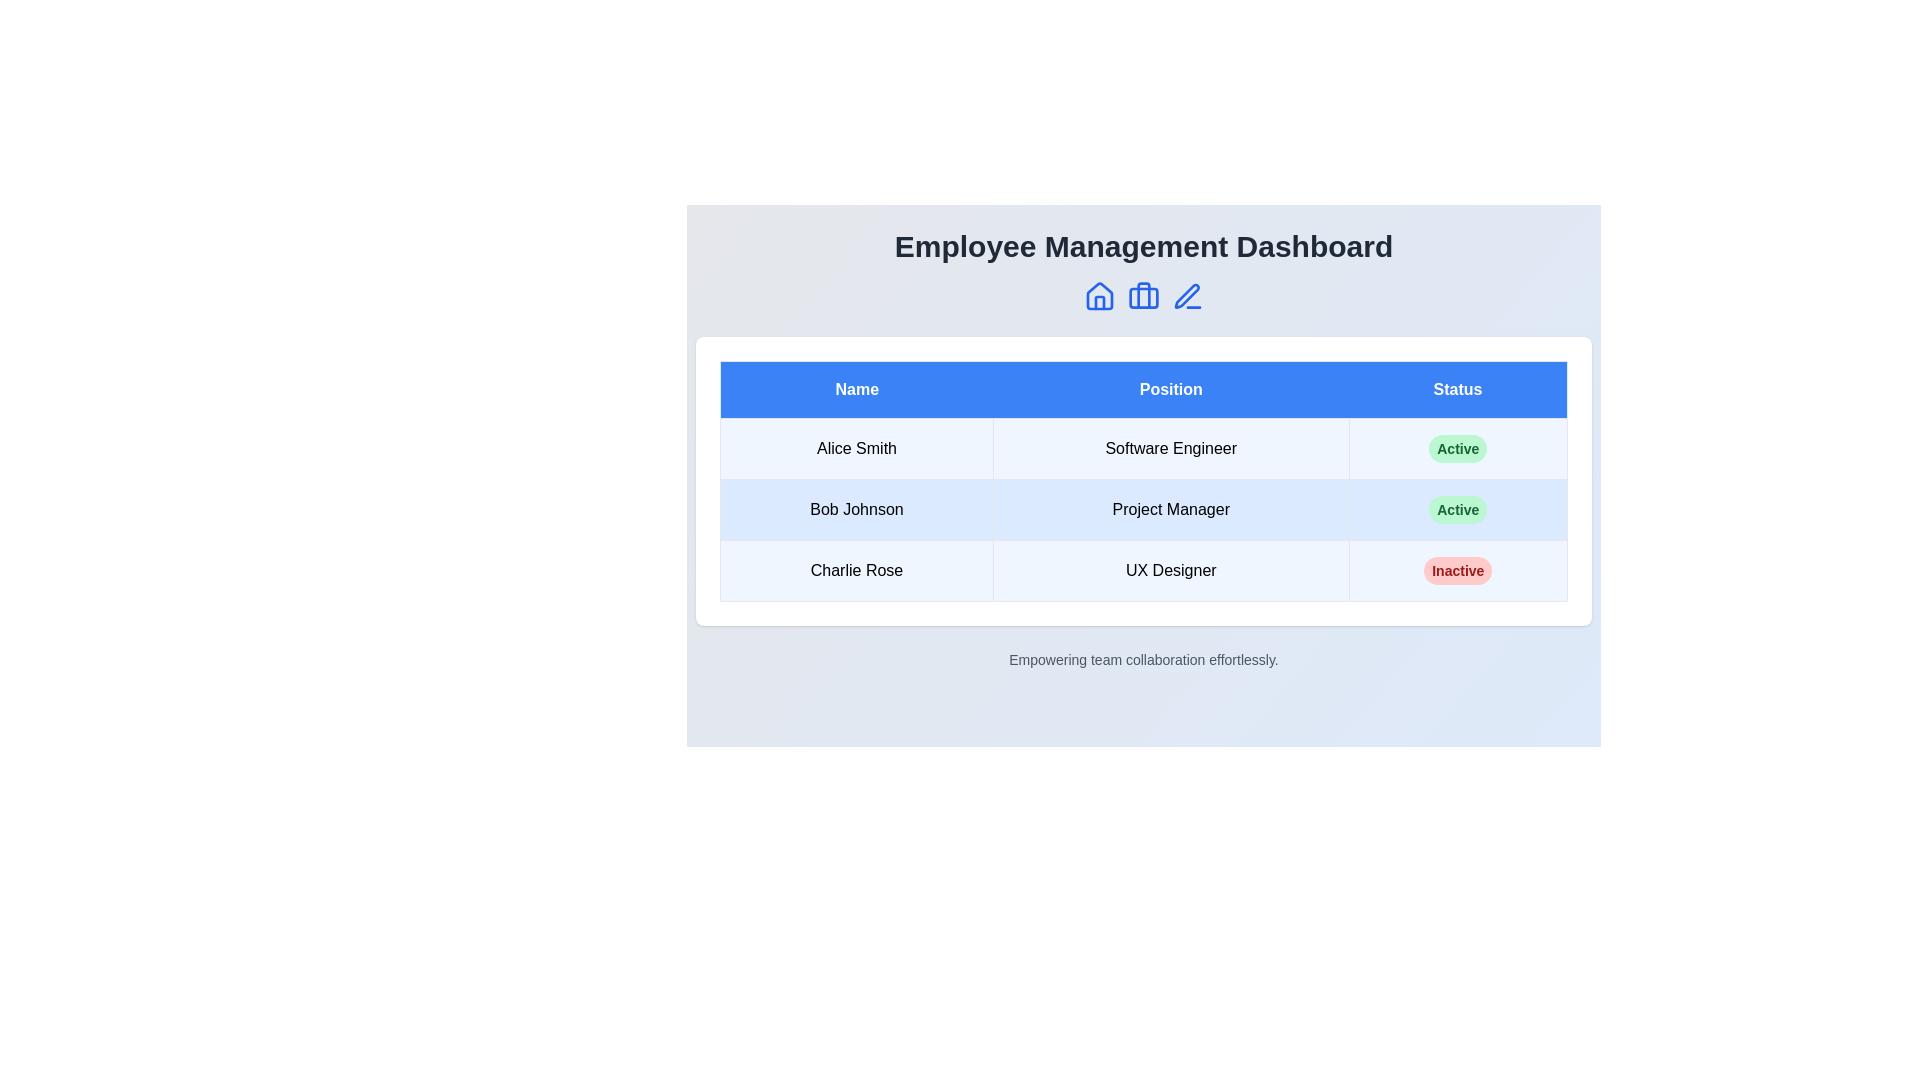  Describe the element at coordinates (1098, 297) in the screenshot. I see `the blue outlined house-shaped icon located at the leftmost position in the horizontal navigation bar above the dashboard to potentially see a tooltip` at that location.